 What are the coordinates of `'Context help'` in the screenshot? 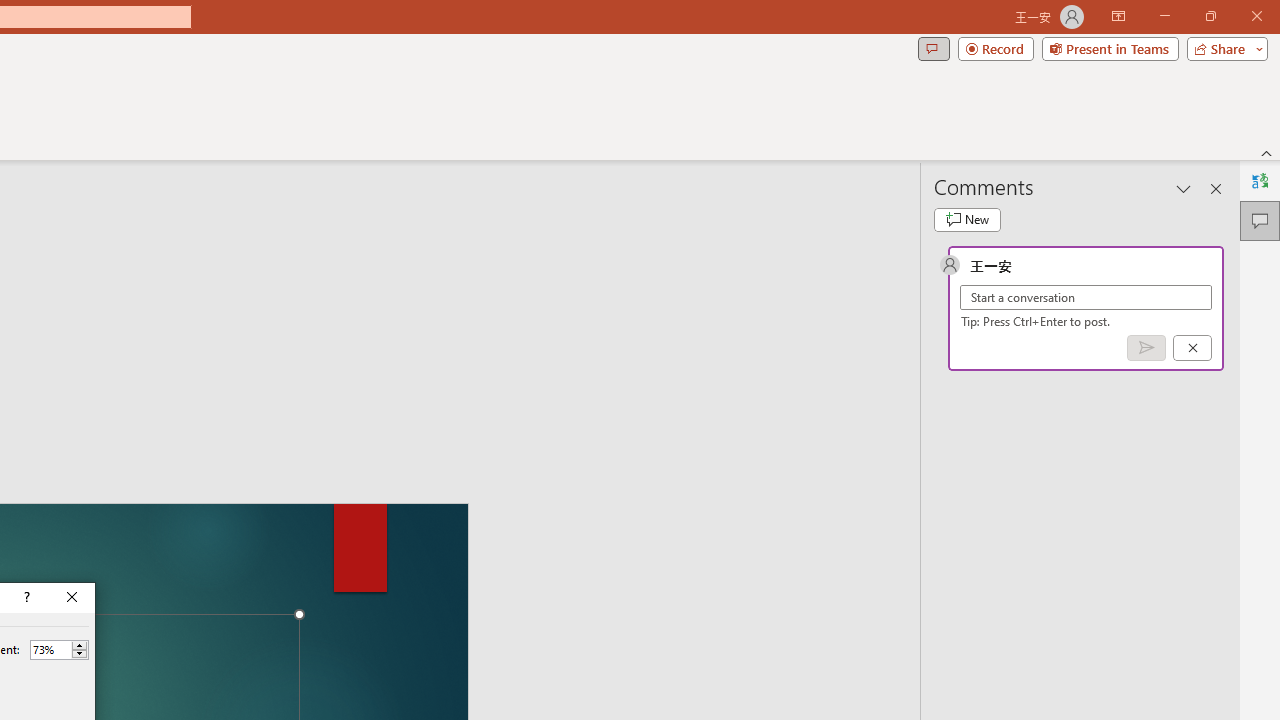 It's located at (25, 596).